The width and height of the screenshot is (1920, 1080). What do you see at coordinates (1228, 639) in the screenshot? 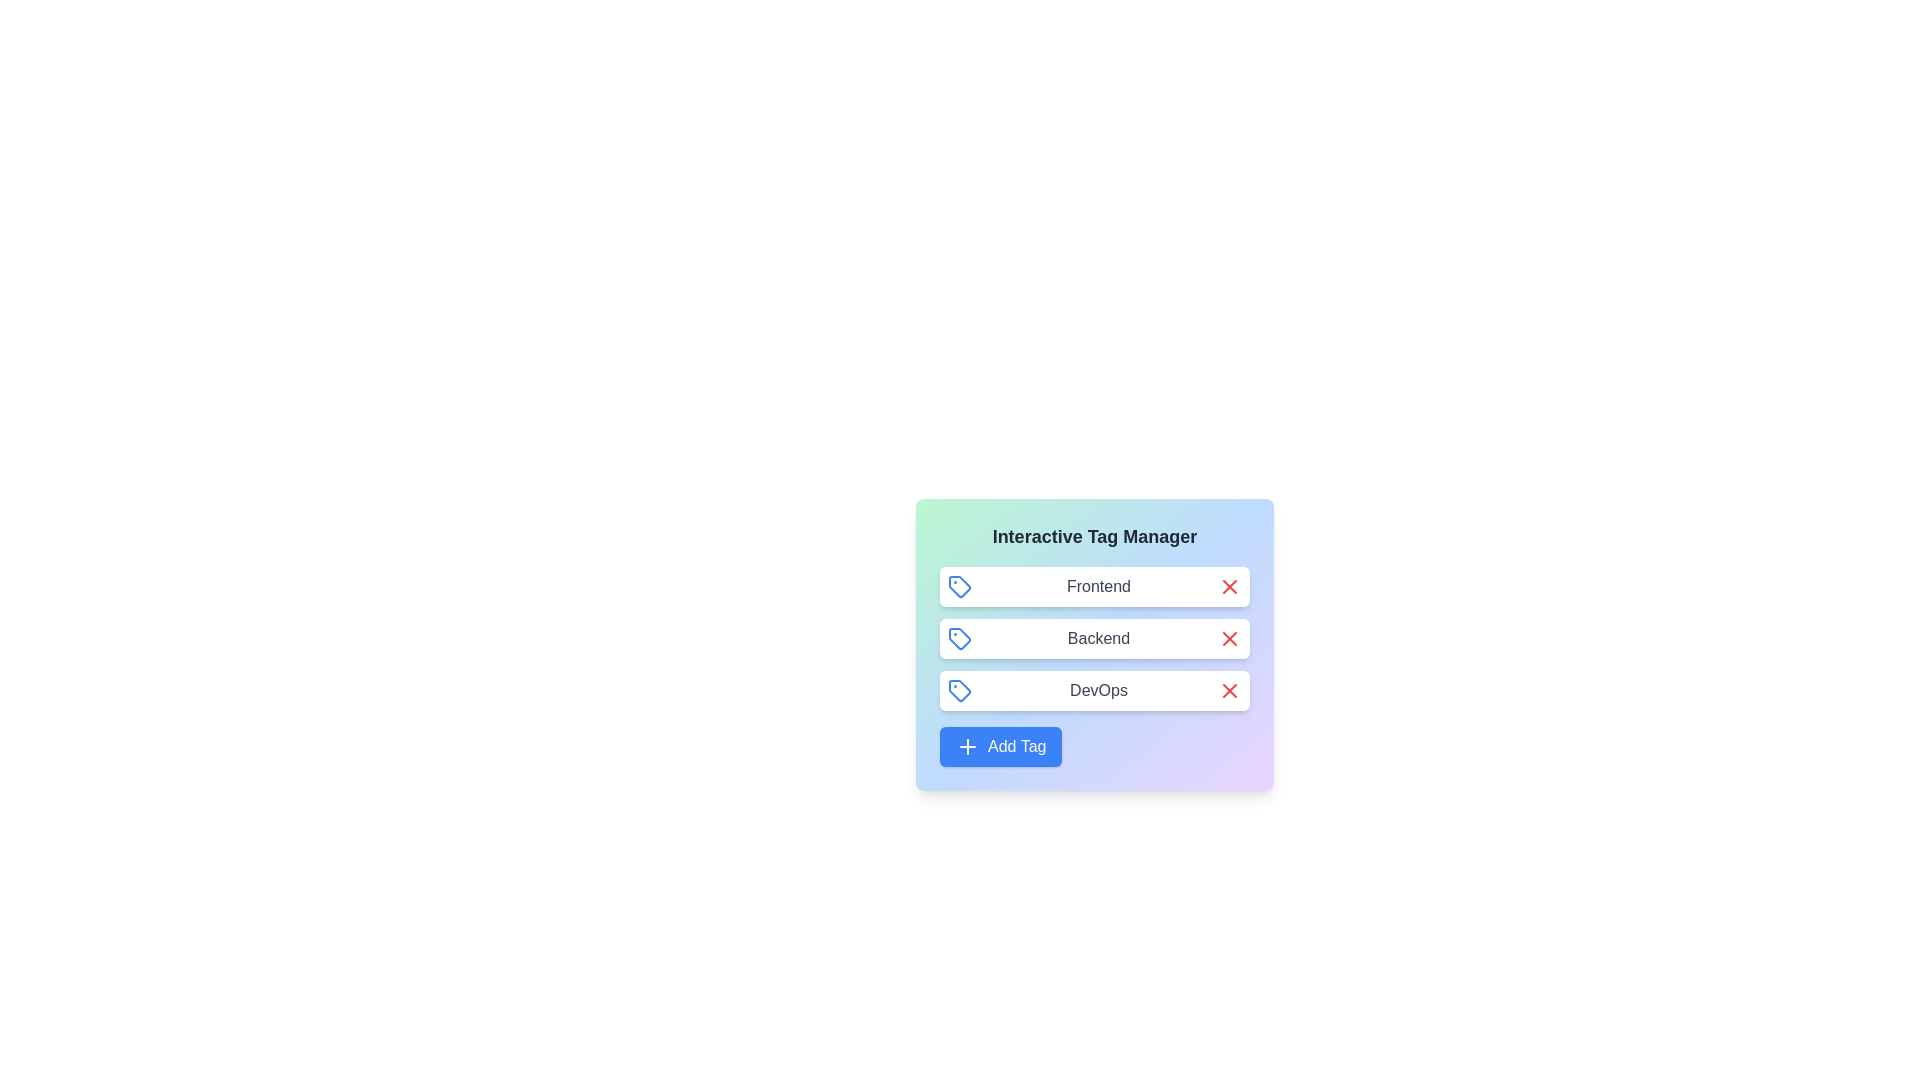
I see `'X' button of the tag labeled Backend to remove it` at bounding box center [1228, 639].